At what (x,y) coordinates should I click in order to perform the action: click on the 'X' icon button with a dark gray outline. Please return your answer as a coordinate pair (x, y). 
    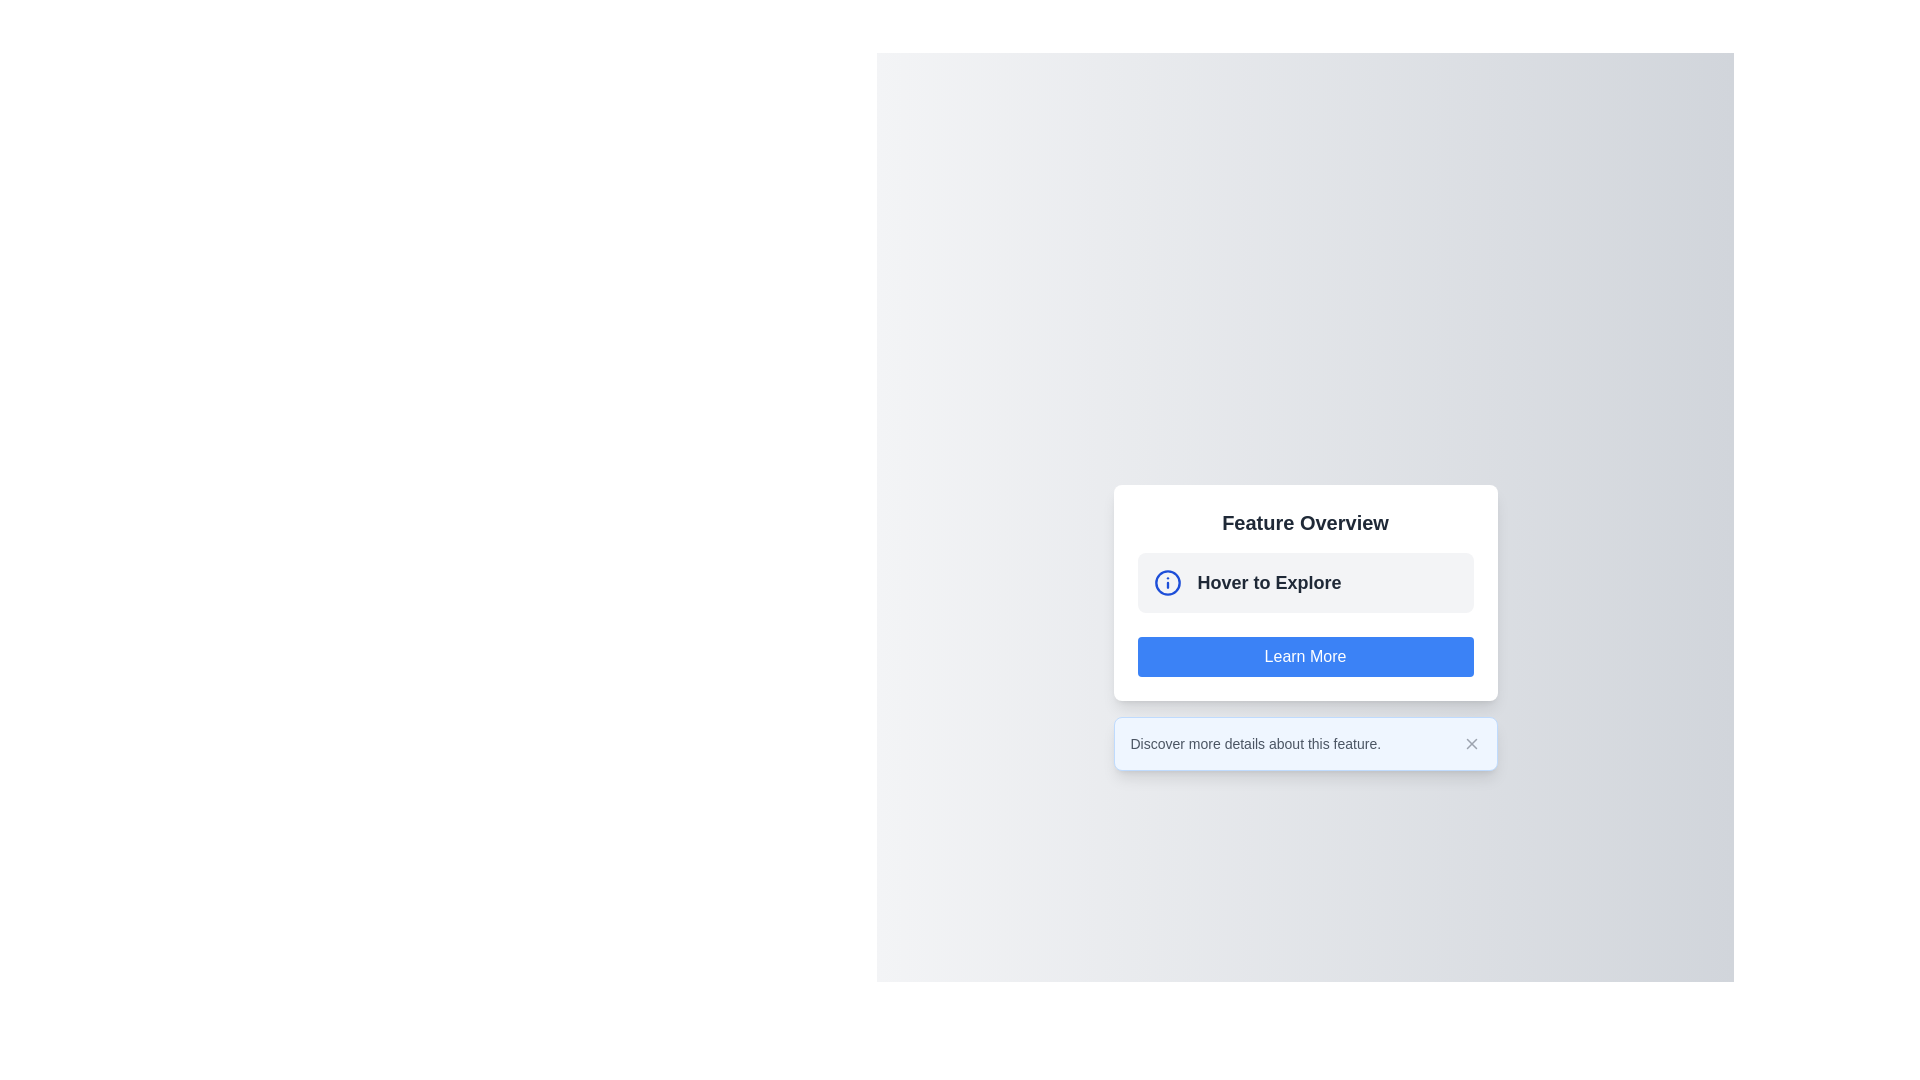
    Looking at the image, I should click on (1471, 744).